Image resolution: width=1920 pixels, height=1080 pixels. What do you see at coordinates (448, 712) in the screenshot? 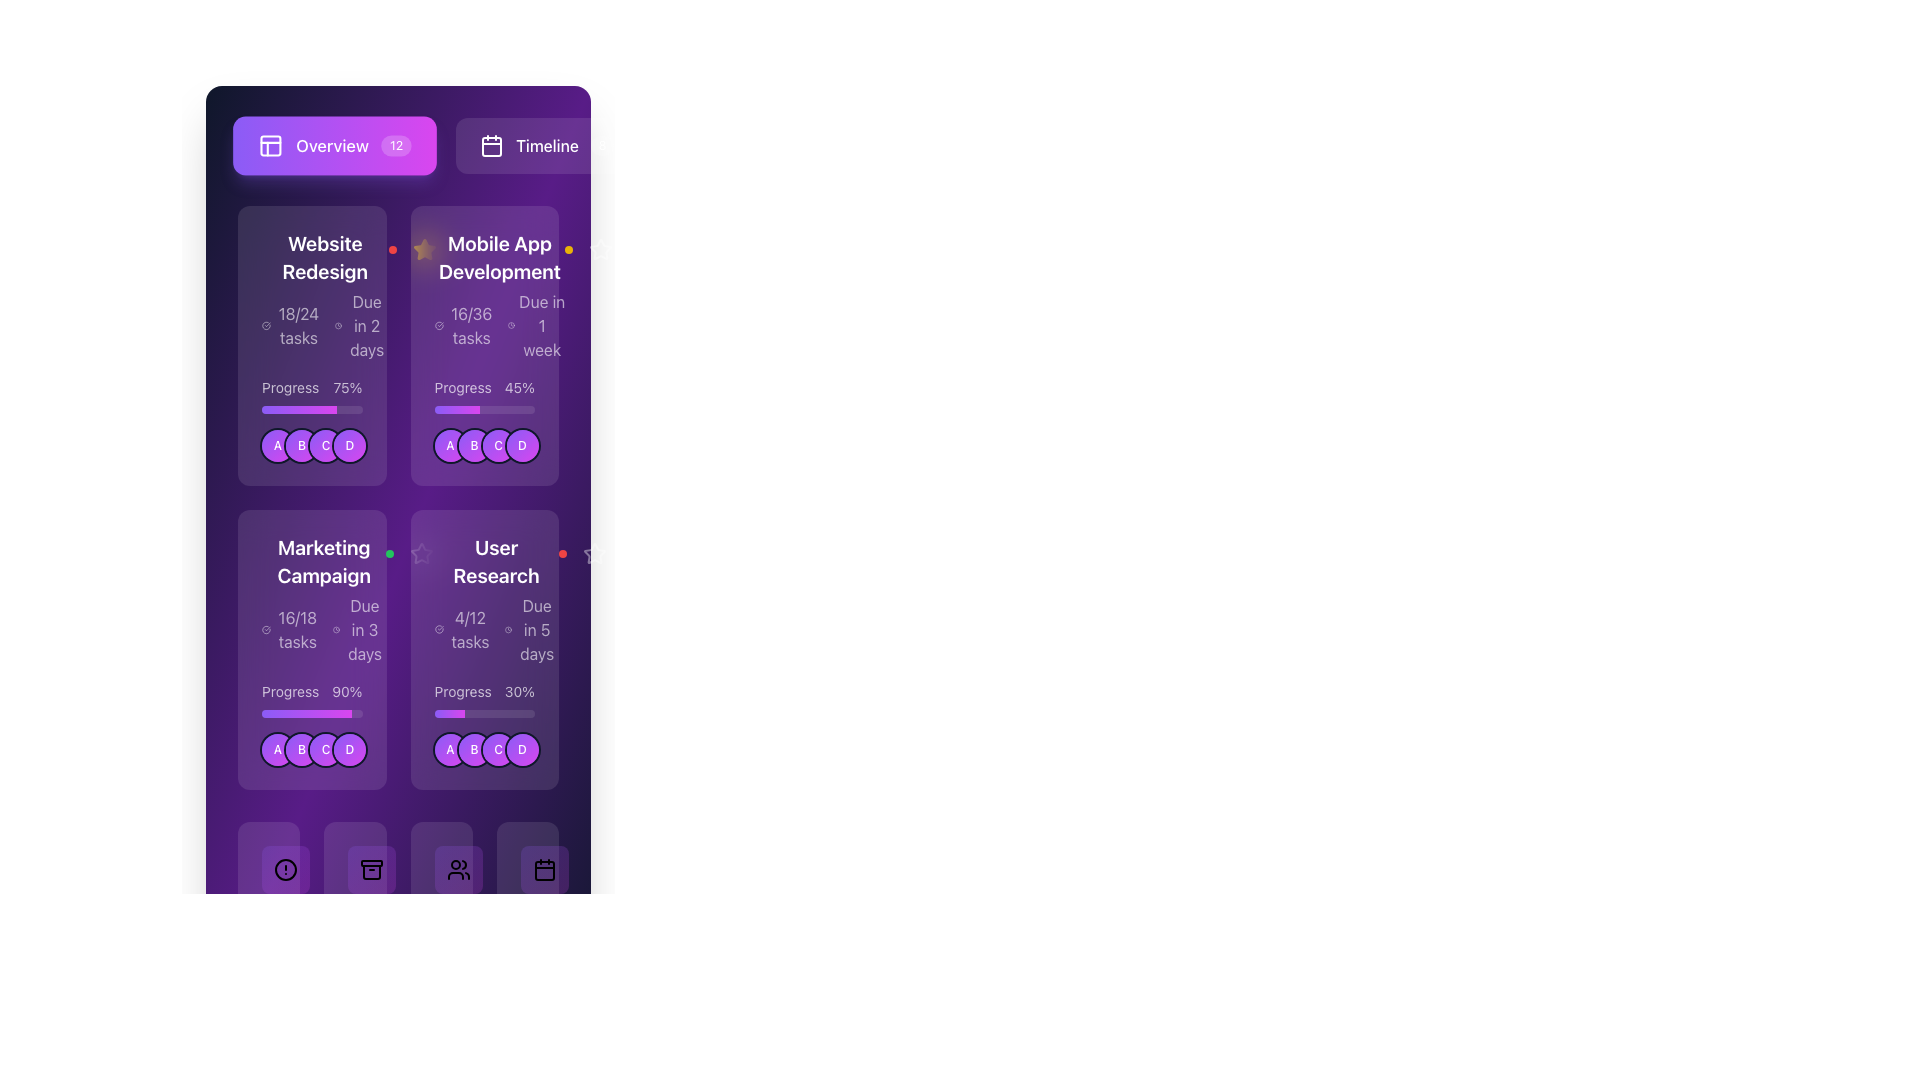
I see `the progress bar segment that is violet to fuchsia in color, located within the 'User Research' card on the bottom row of the layout` at bounding box center [448, 712].